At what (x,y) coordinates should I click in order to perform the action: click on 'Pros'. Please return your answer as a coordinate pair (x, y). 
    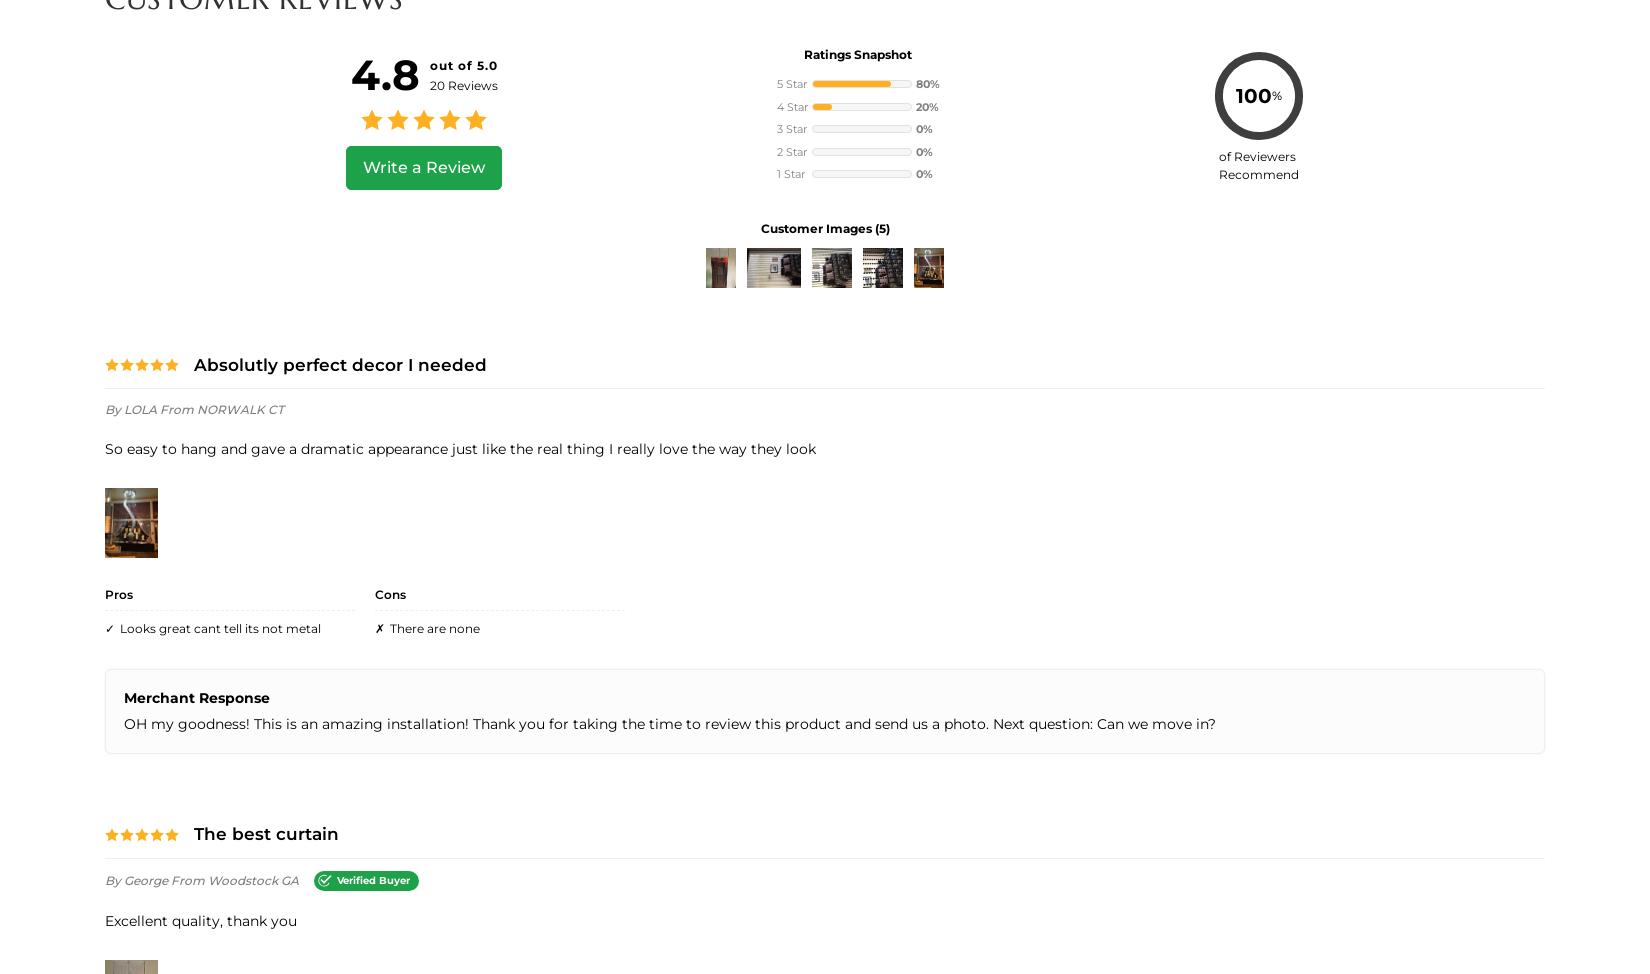
    Looking at the image, I should click on (104, 593).